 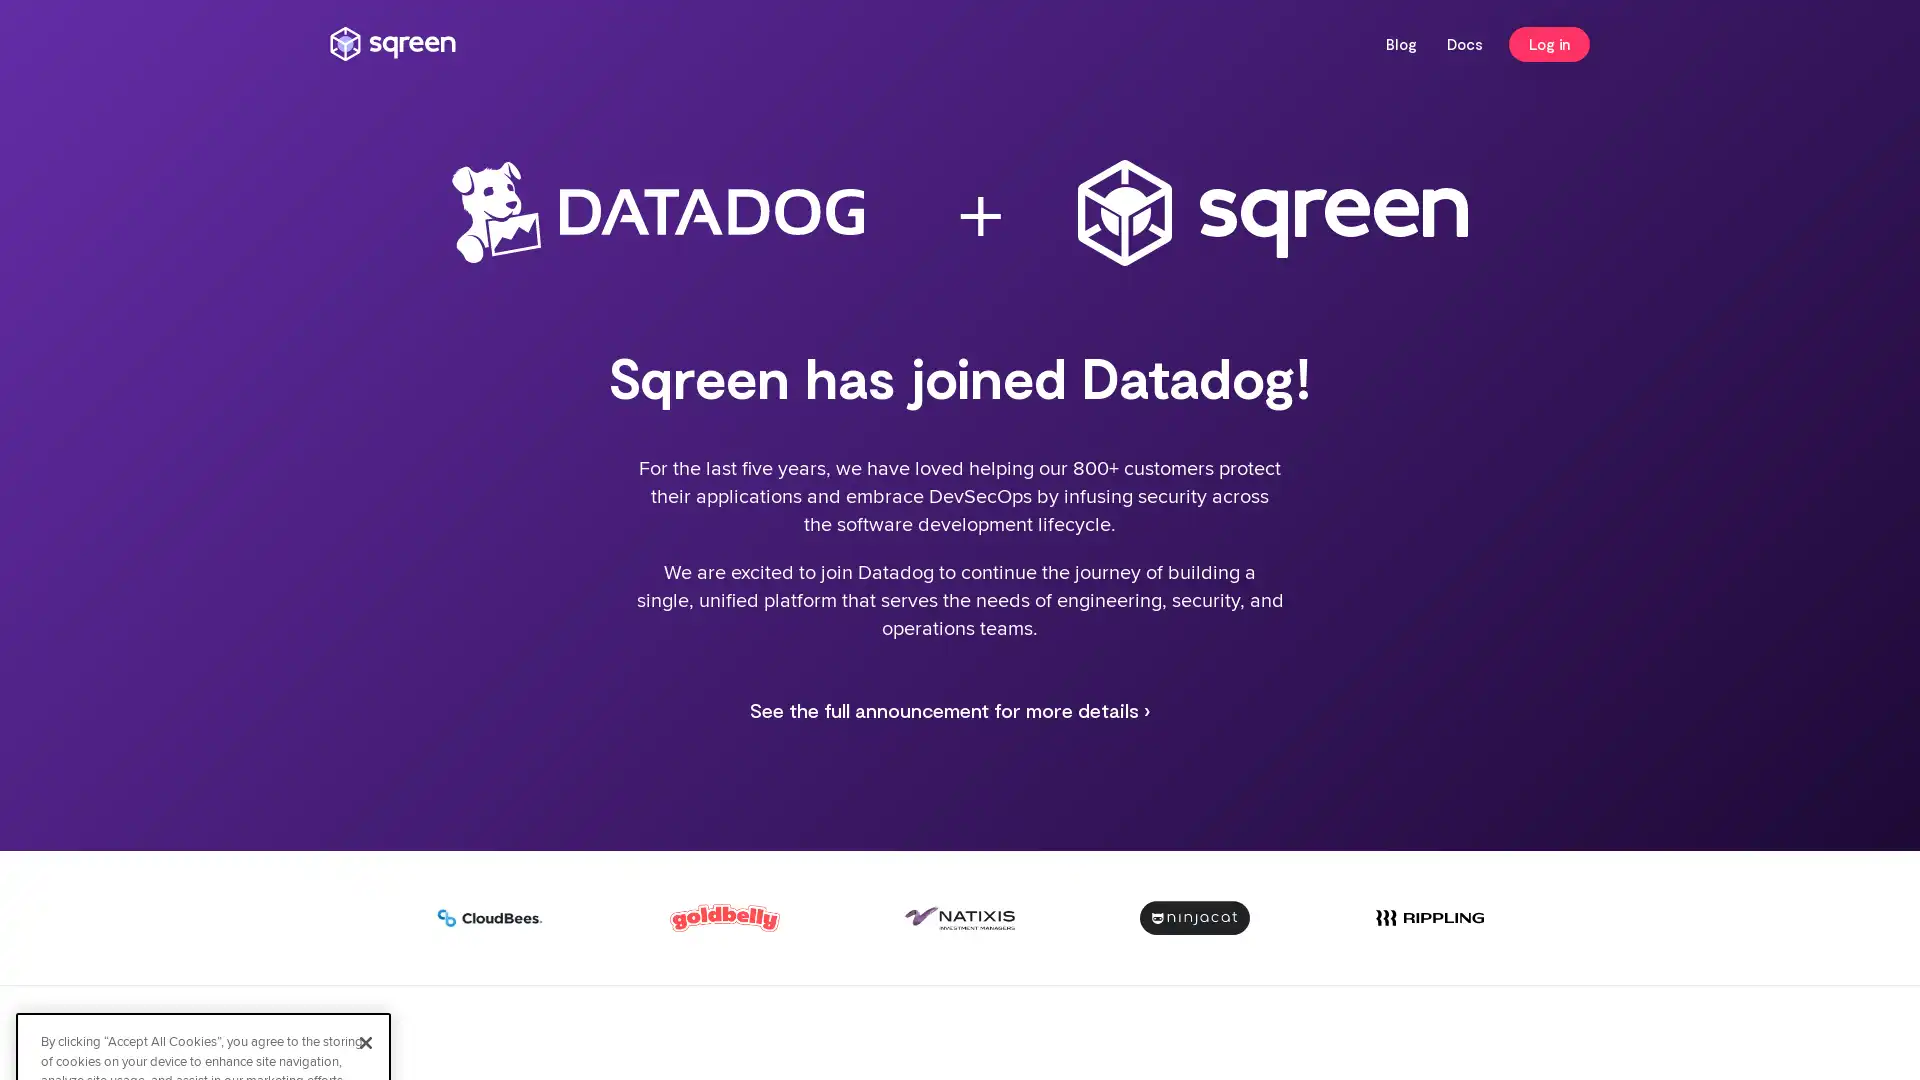 I want to click on Reject All, so click(x=203, y=1005).